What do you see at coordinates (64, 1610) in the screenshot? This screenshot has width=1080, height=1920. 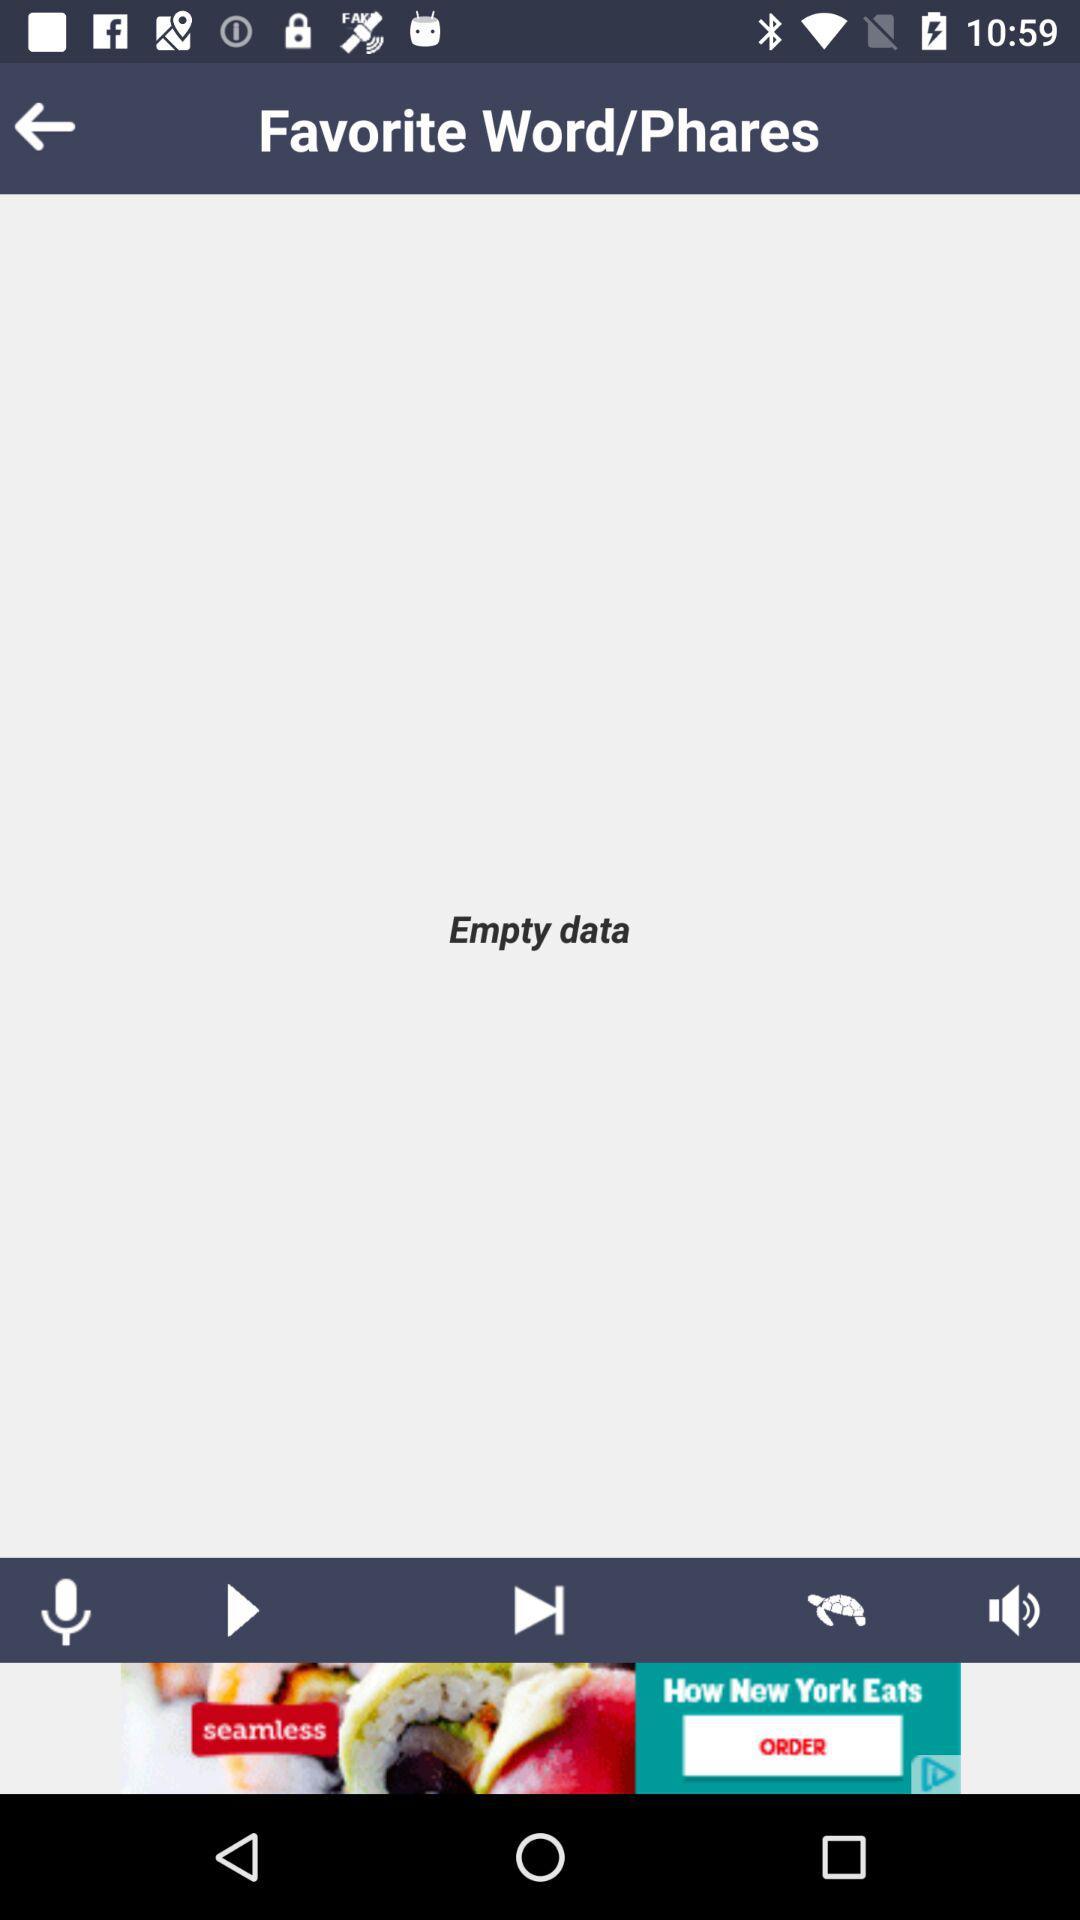 I see `voice button` at bounding box center [64, 1610].